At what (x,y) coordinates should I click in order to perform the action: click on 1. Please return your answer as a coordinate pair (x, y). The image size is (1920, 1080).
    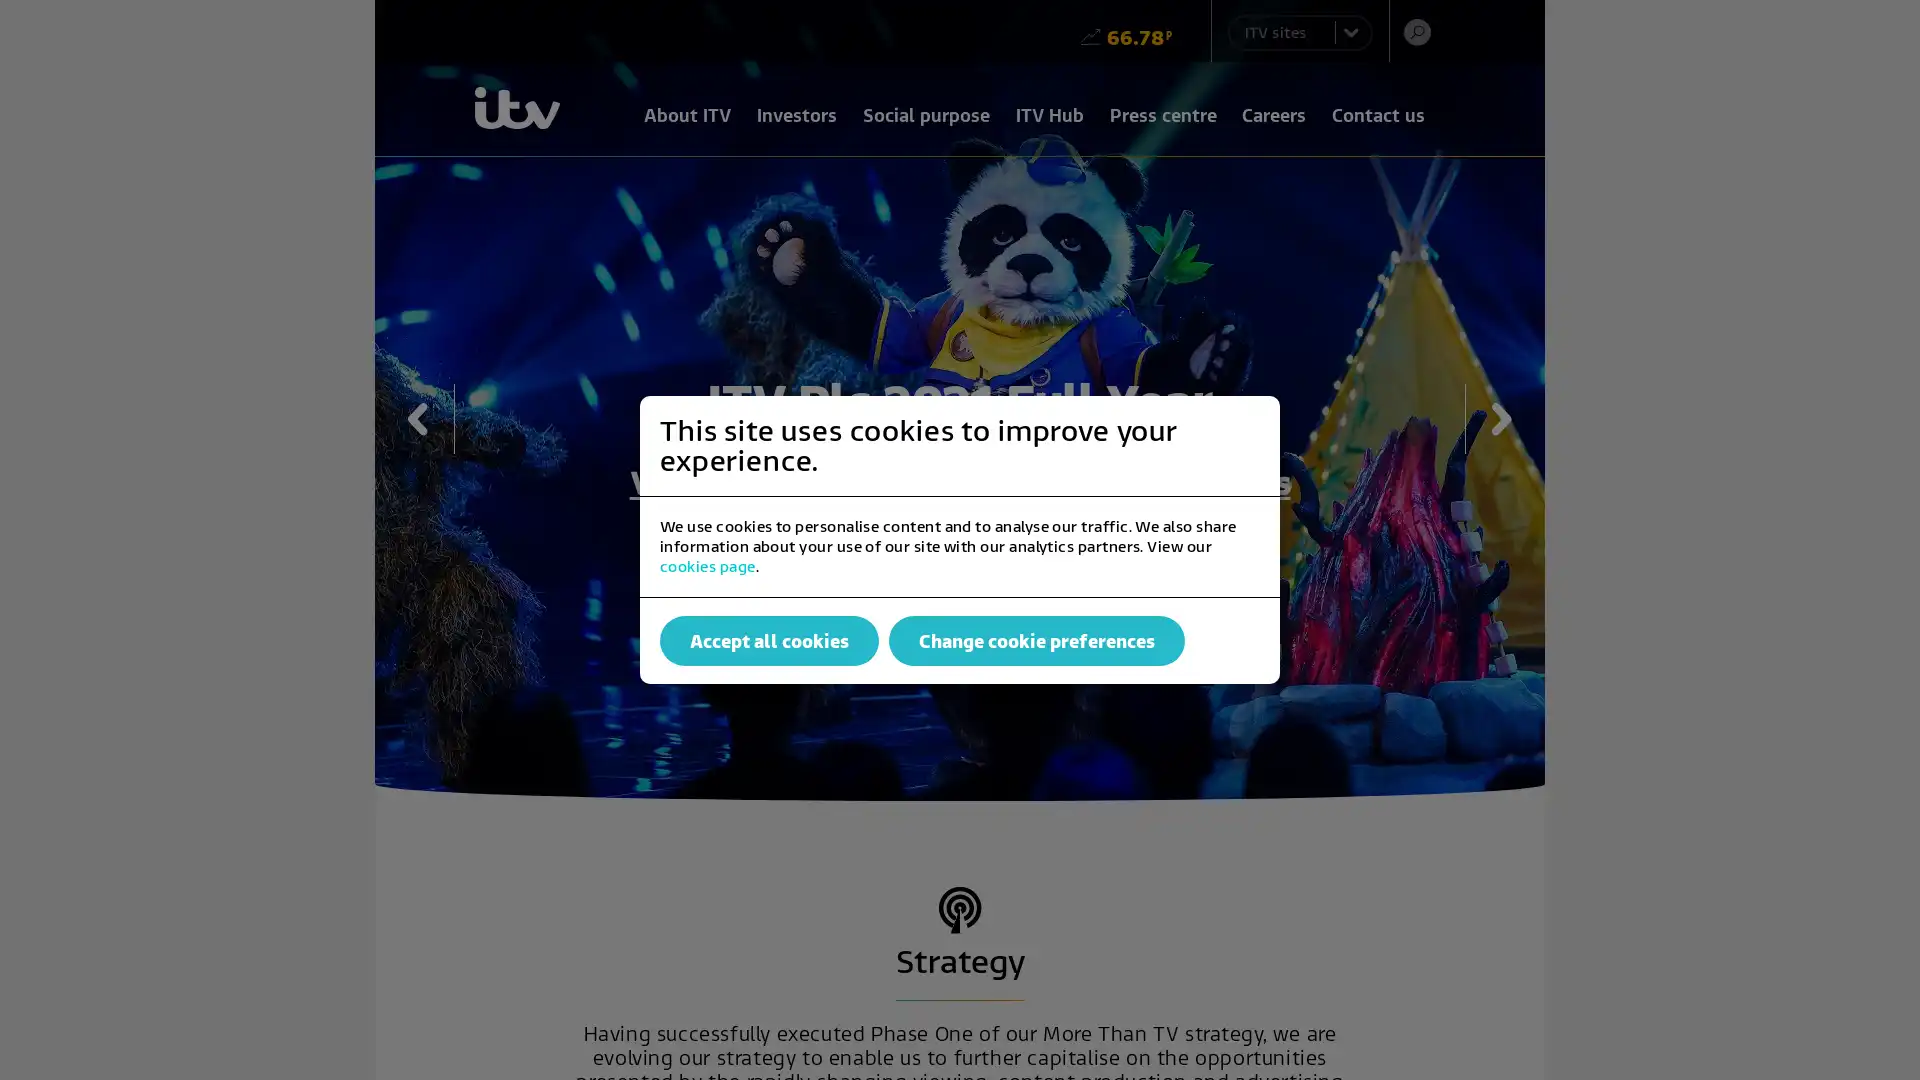
    Looking at the image, I should click on (933, 585).